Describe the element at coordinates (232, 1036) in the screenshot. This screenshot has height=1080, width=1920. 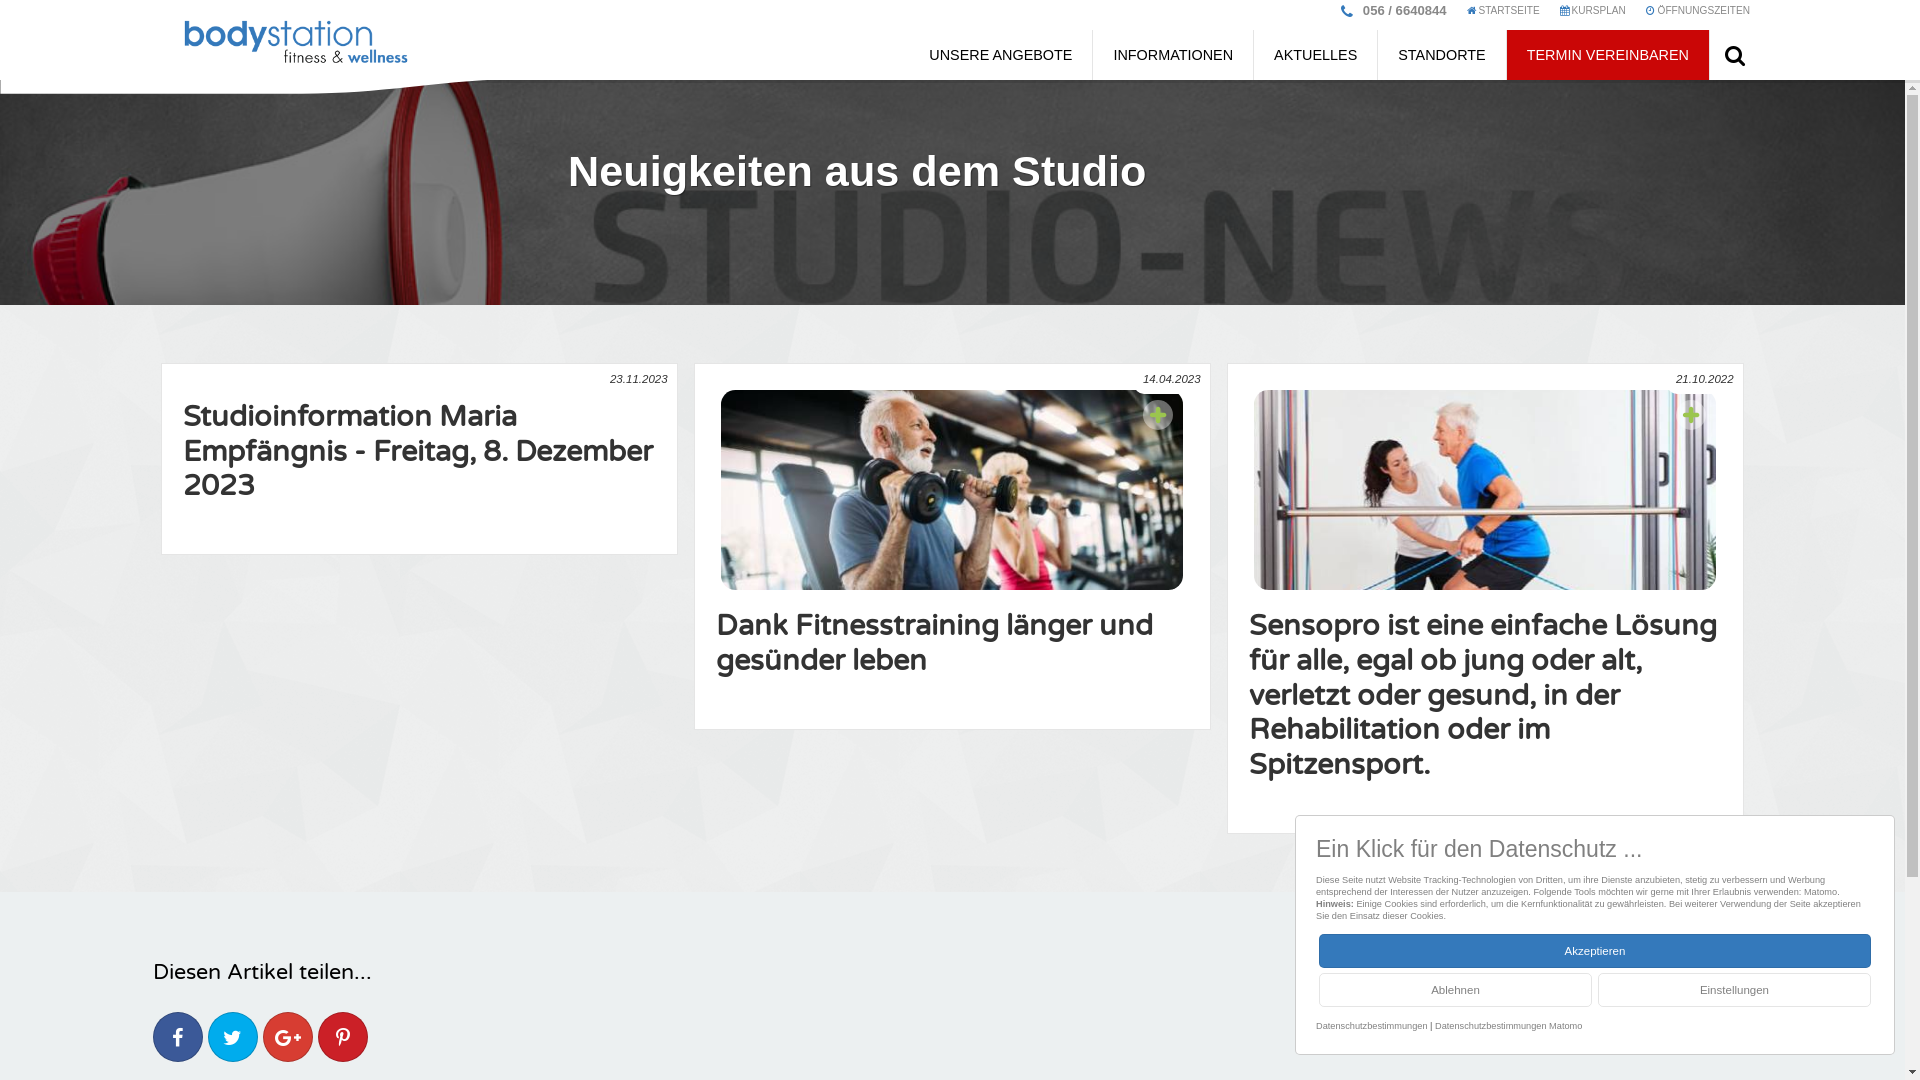
I see `'Share via Twitter'` at that location.